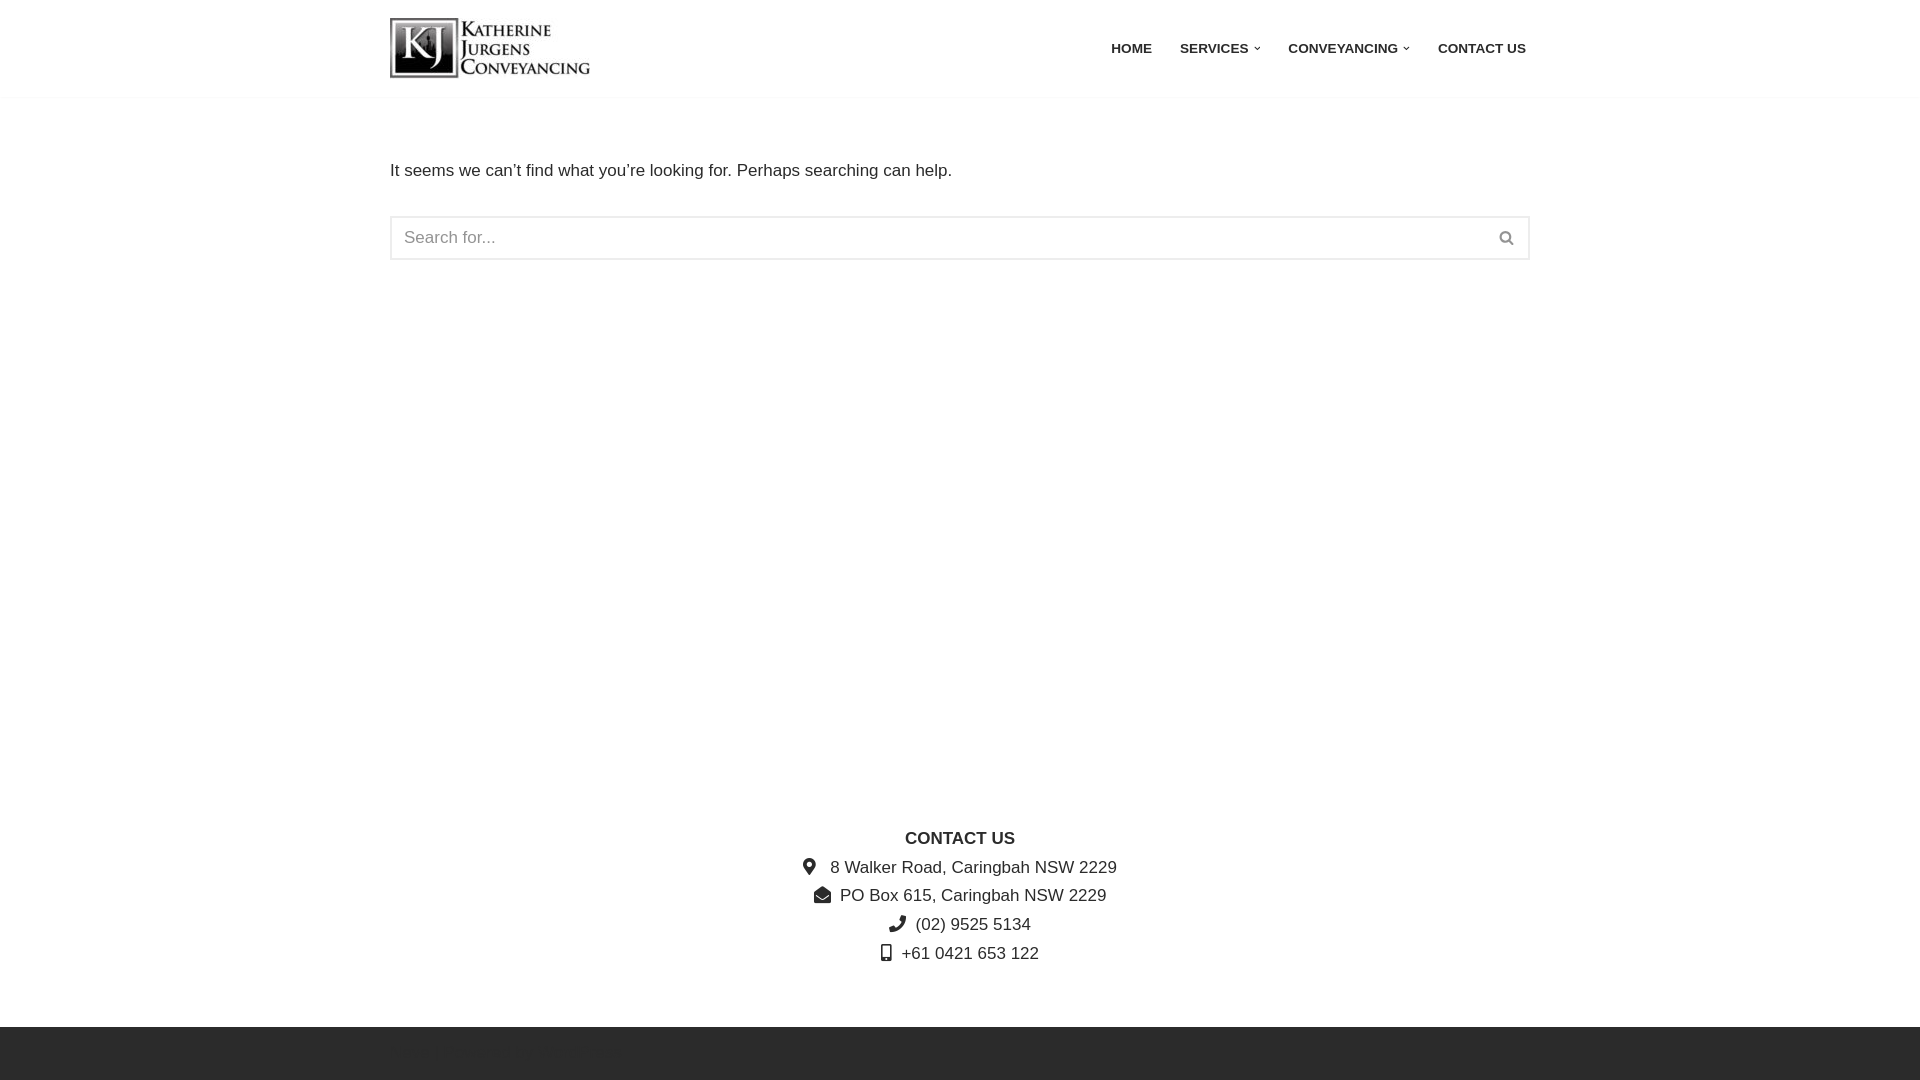 The image size is (1920, 1080). I want to click on 'SERVICES', so click(1213, 47).